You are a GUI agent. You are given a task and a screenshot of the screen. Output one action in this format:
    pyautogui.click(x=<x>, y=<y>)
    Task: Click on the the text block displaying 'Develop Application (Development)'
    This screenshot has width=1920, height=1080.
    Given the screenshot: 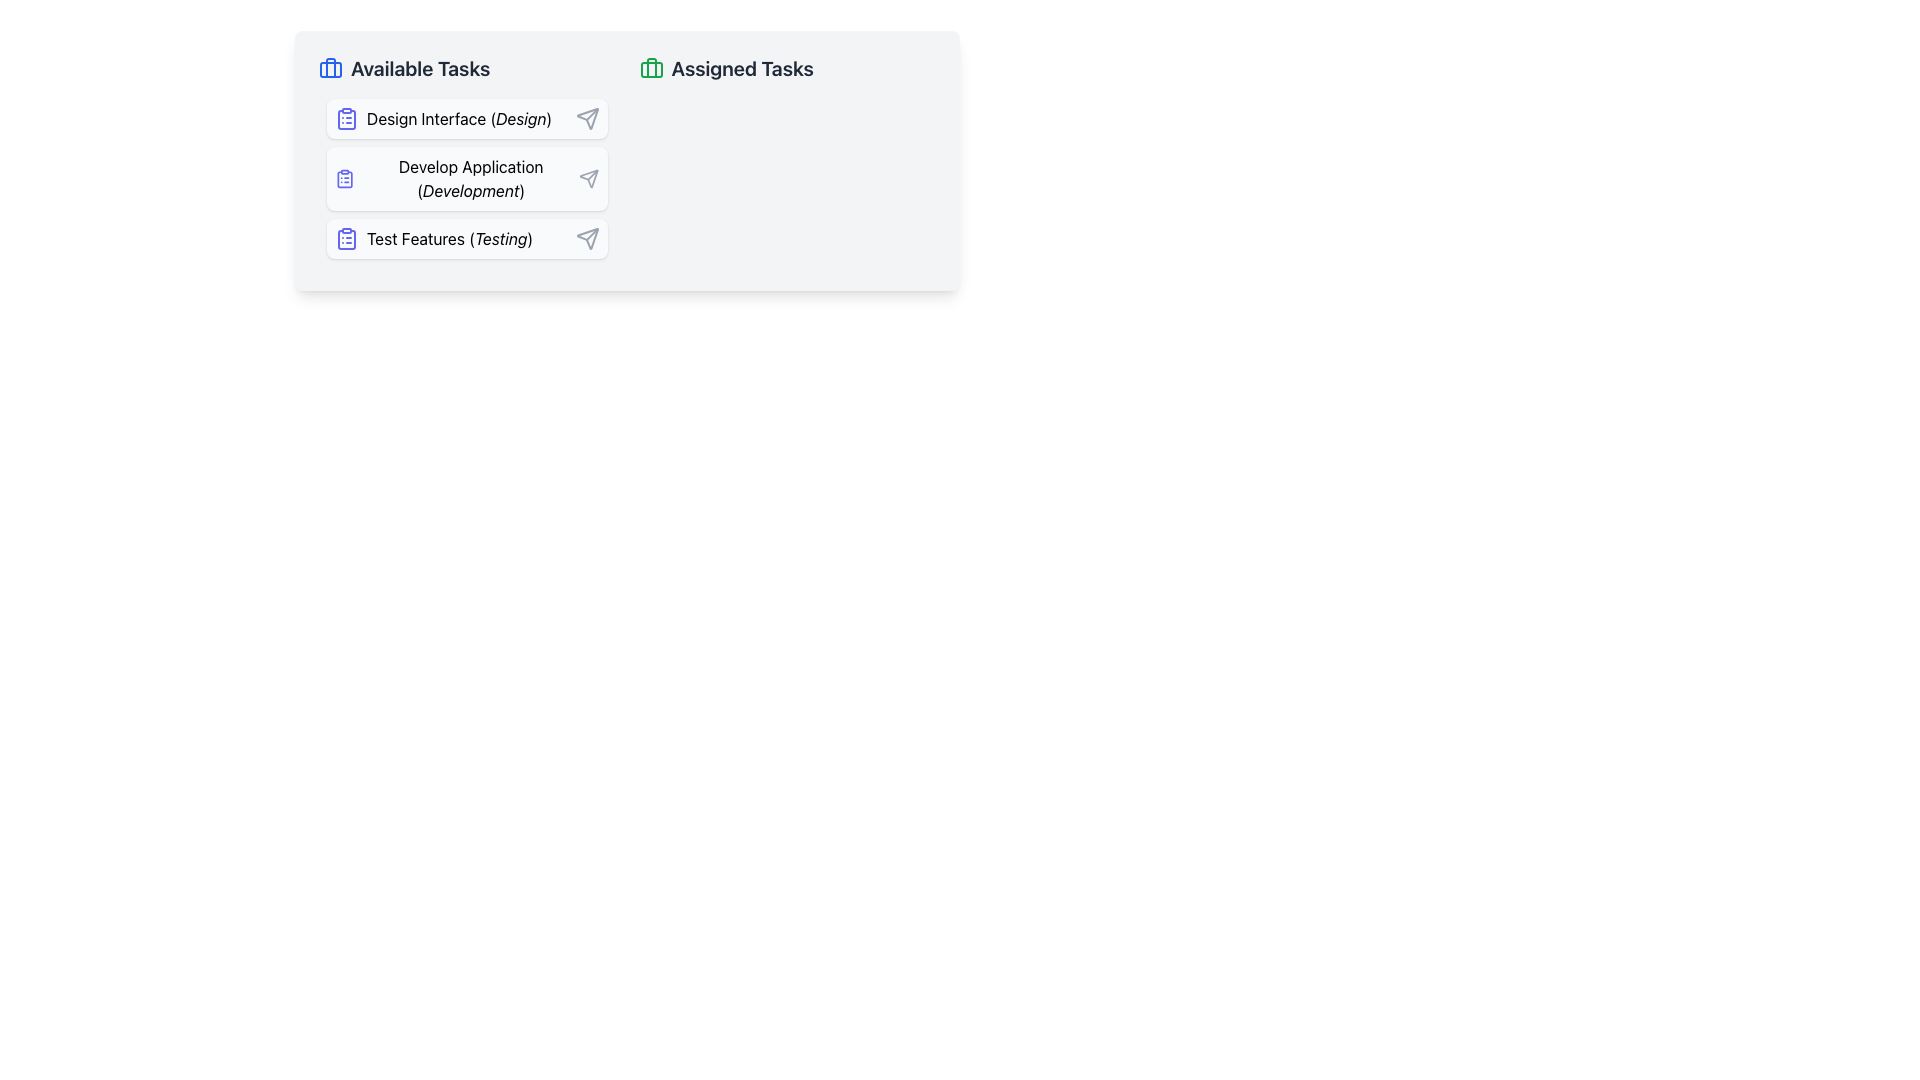 What is the action you would take?
    pyautogui.click(x=470, y=177)
    